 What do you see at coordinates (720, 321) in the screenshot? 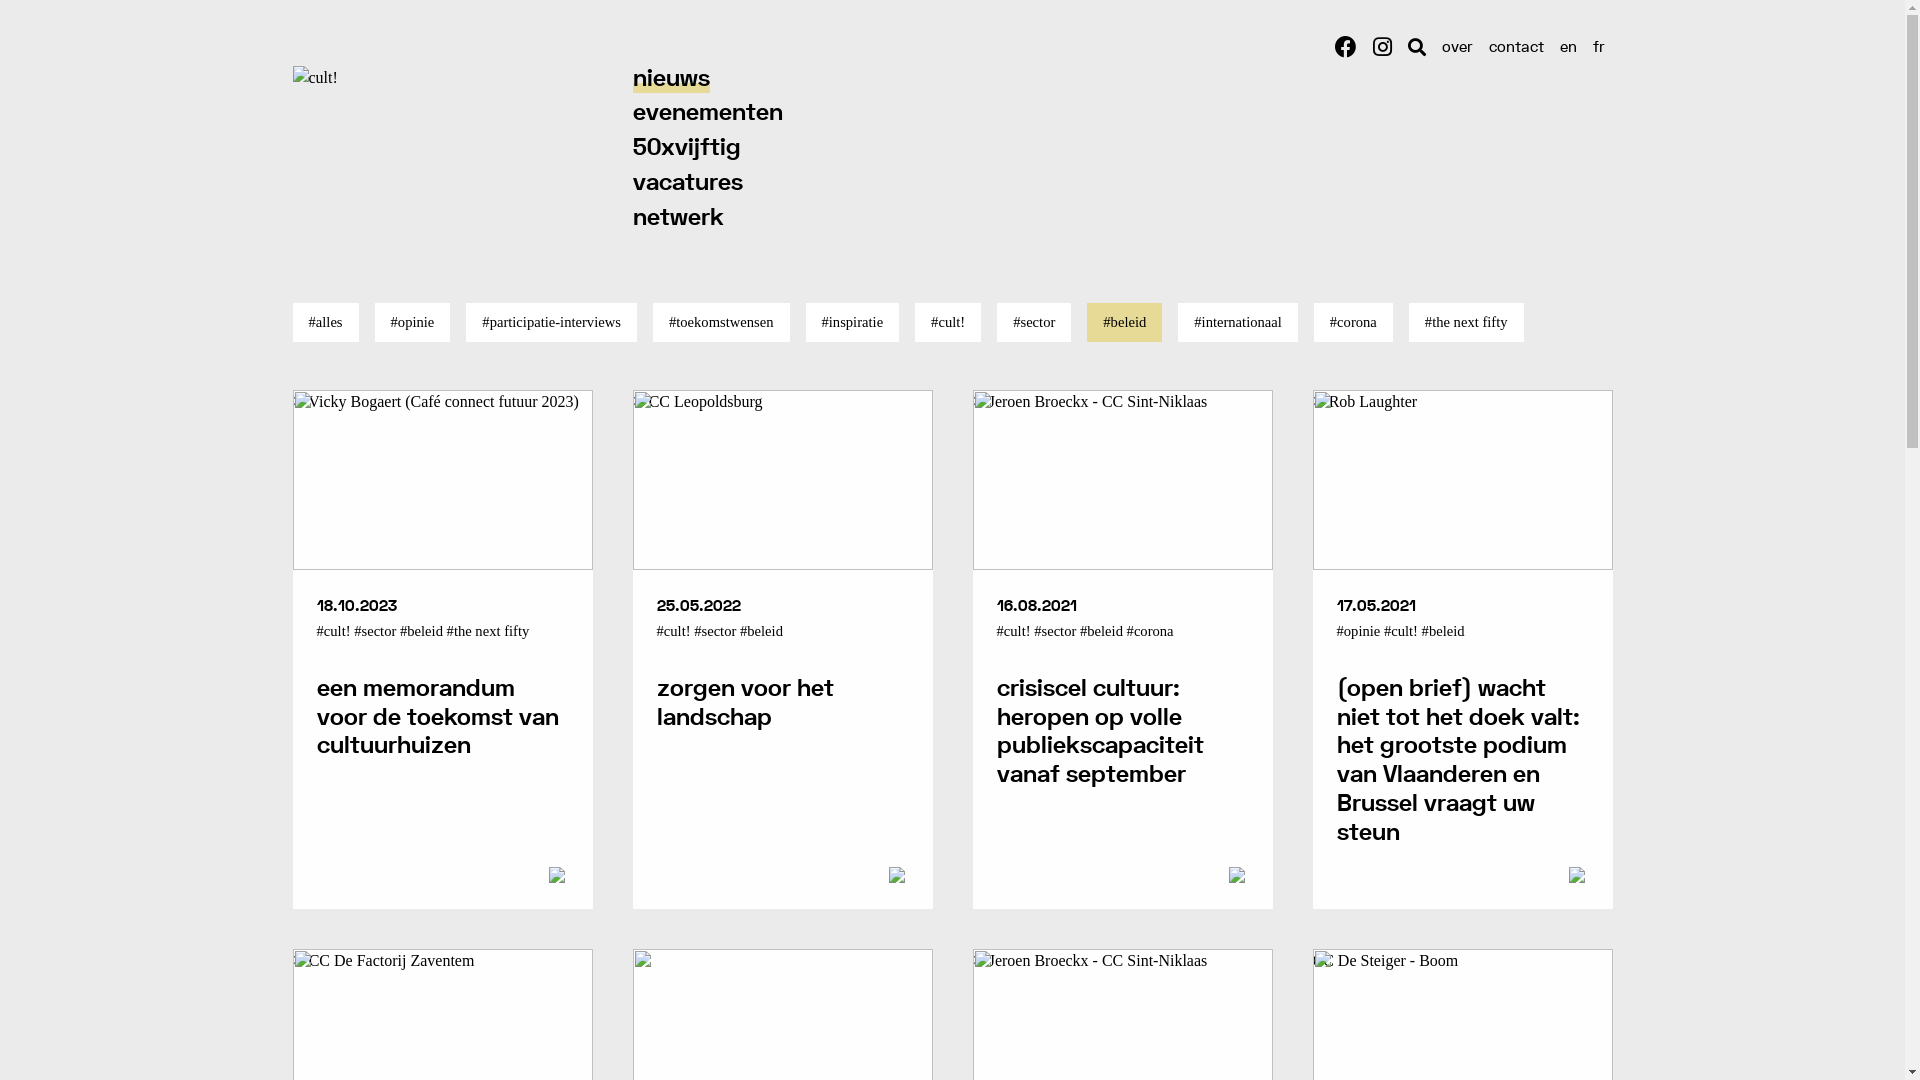
I see `'#toekomstwensen'` at bounding box center [720, 321].